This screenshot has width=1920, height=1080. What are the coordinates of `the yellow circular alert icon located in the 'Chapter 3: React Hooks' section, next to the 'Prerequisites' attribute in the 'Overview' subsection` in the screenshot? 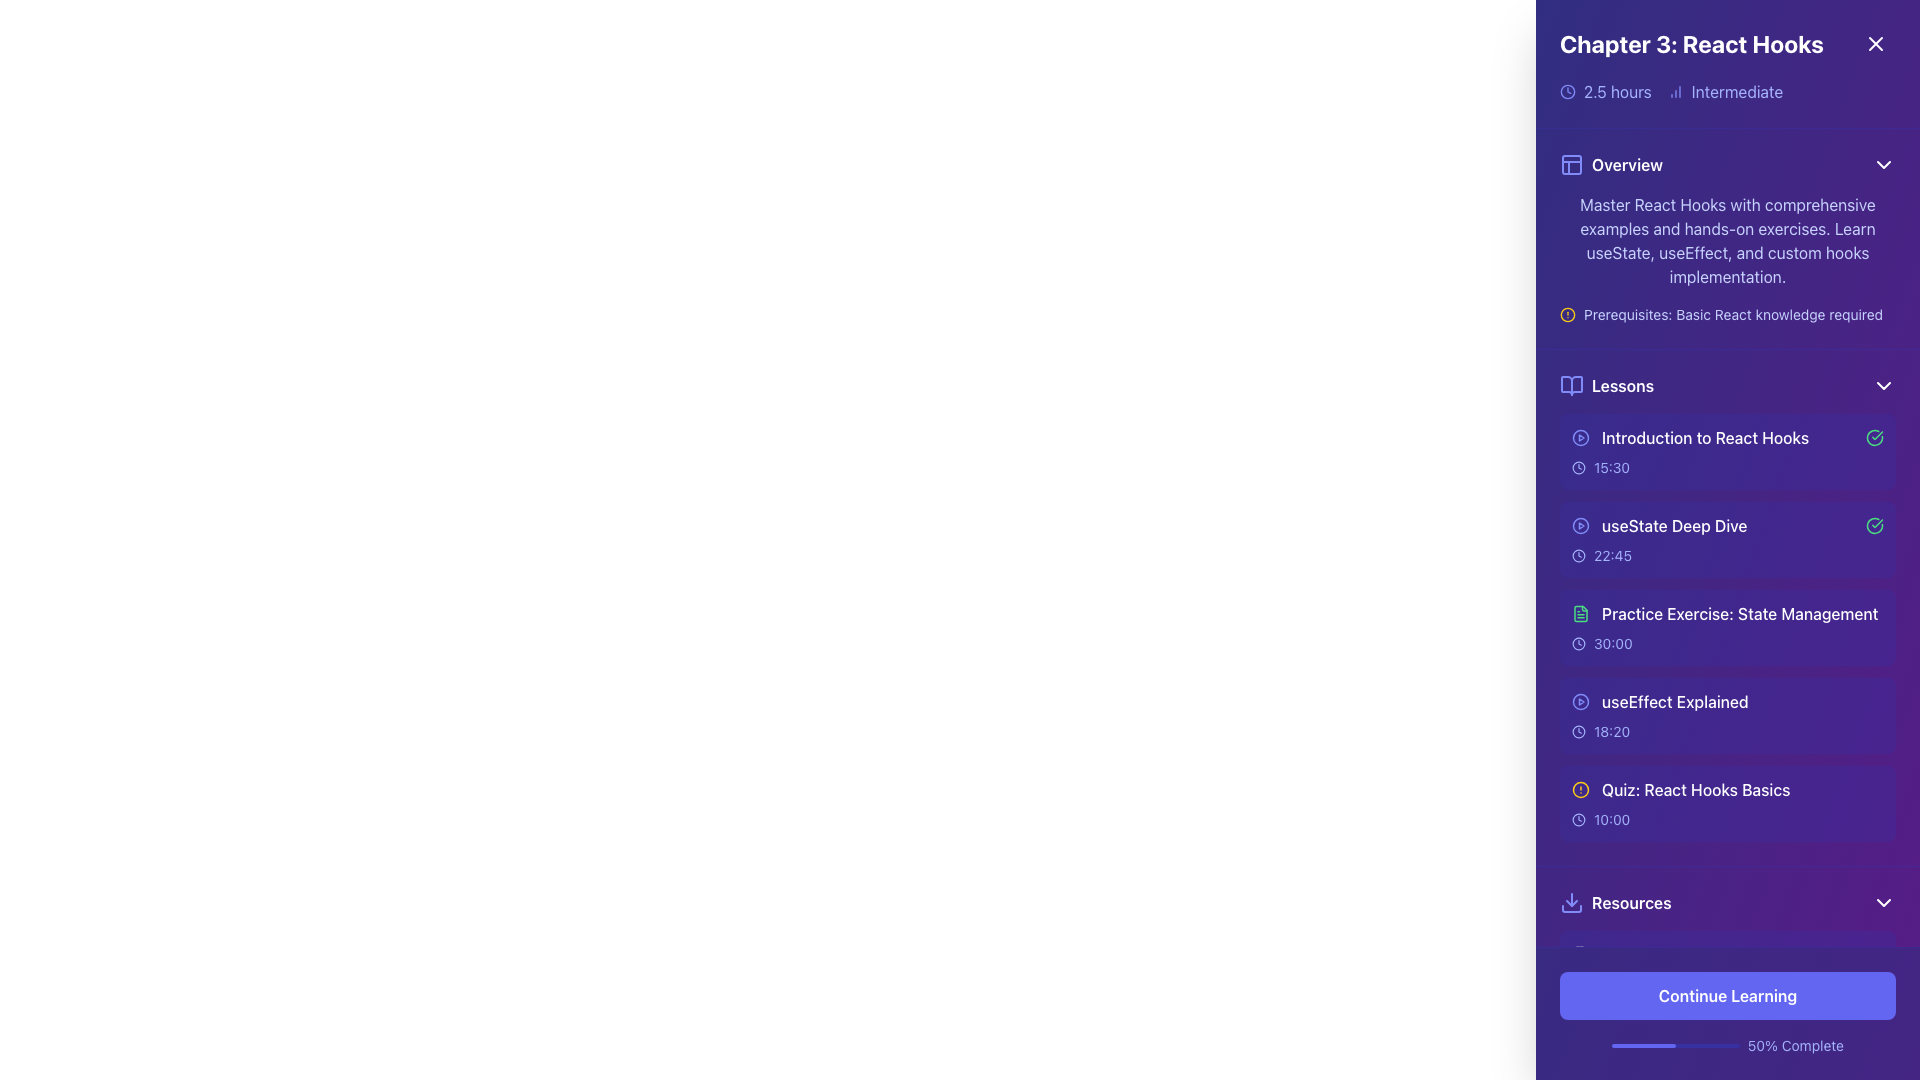 It's located at (1567, 315).